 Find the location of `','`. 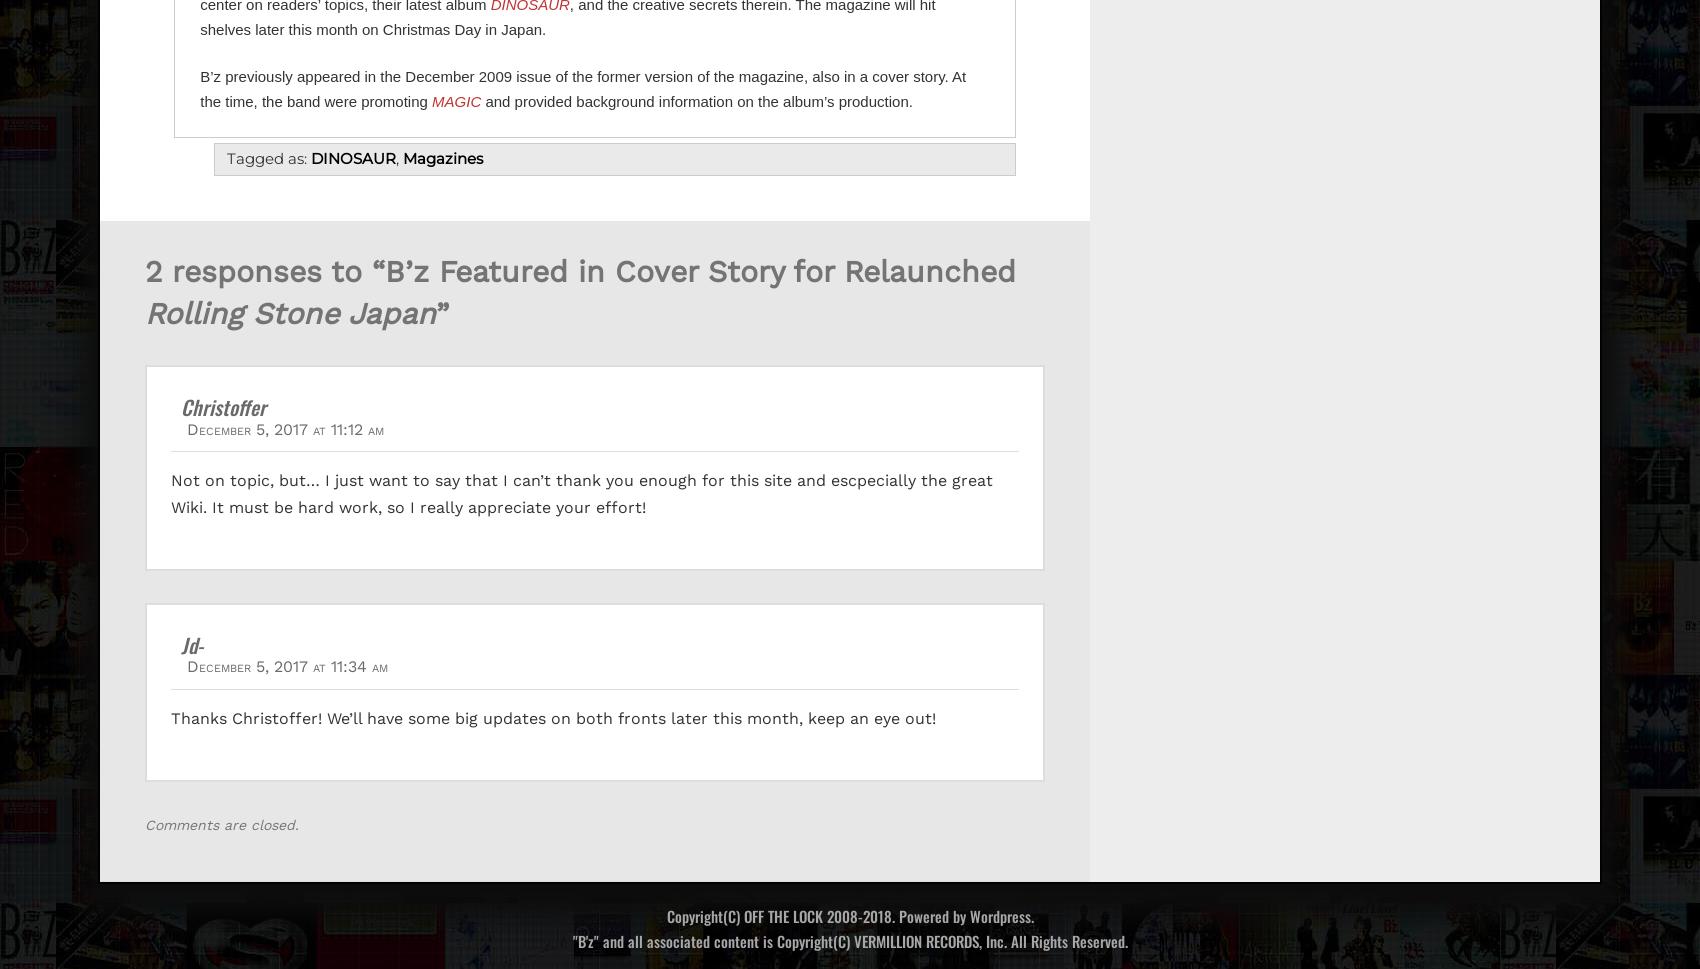

',' is located at coordinates (398, 157).